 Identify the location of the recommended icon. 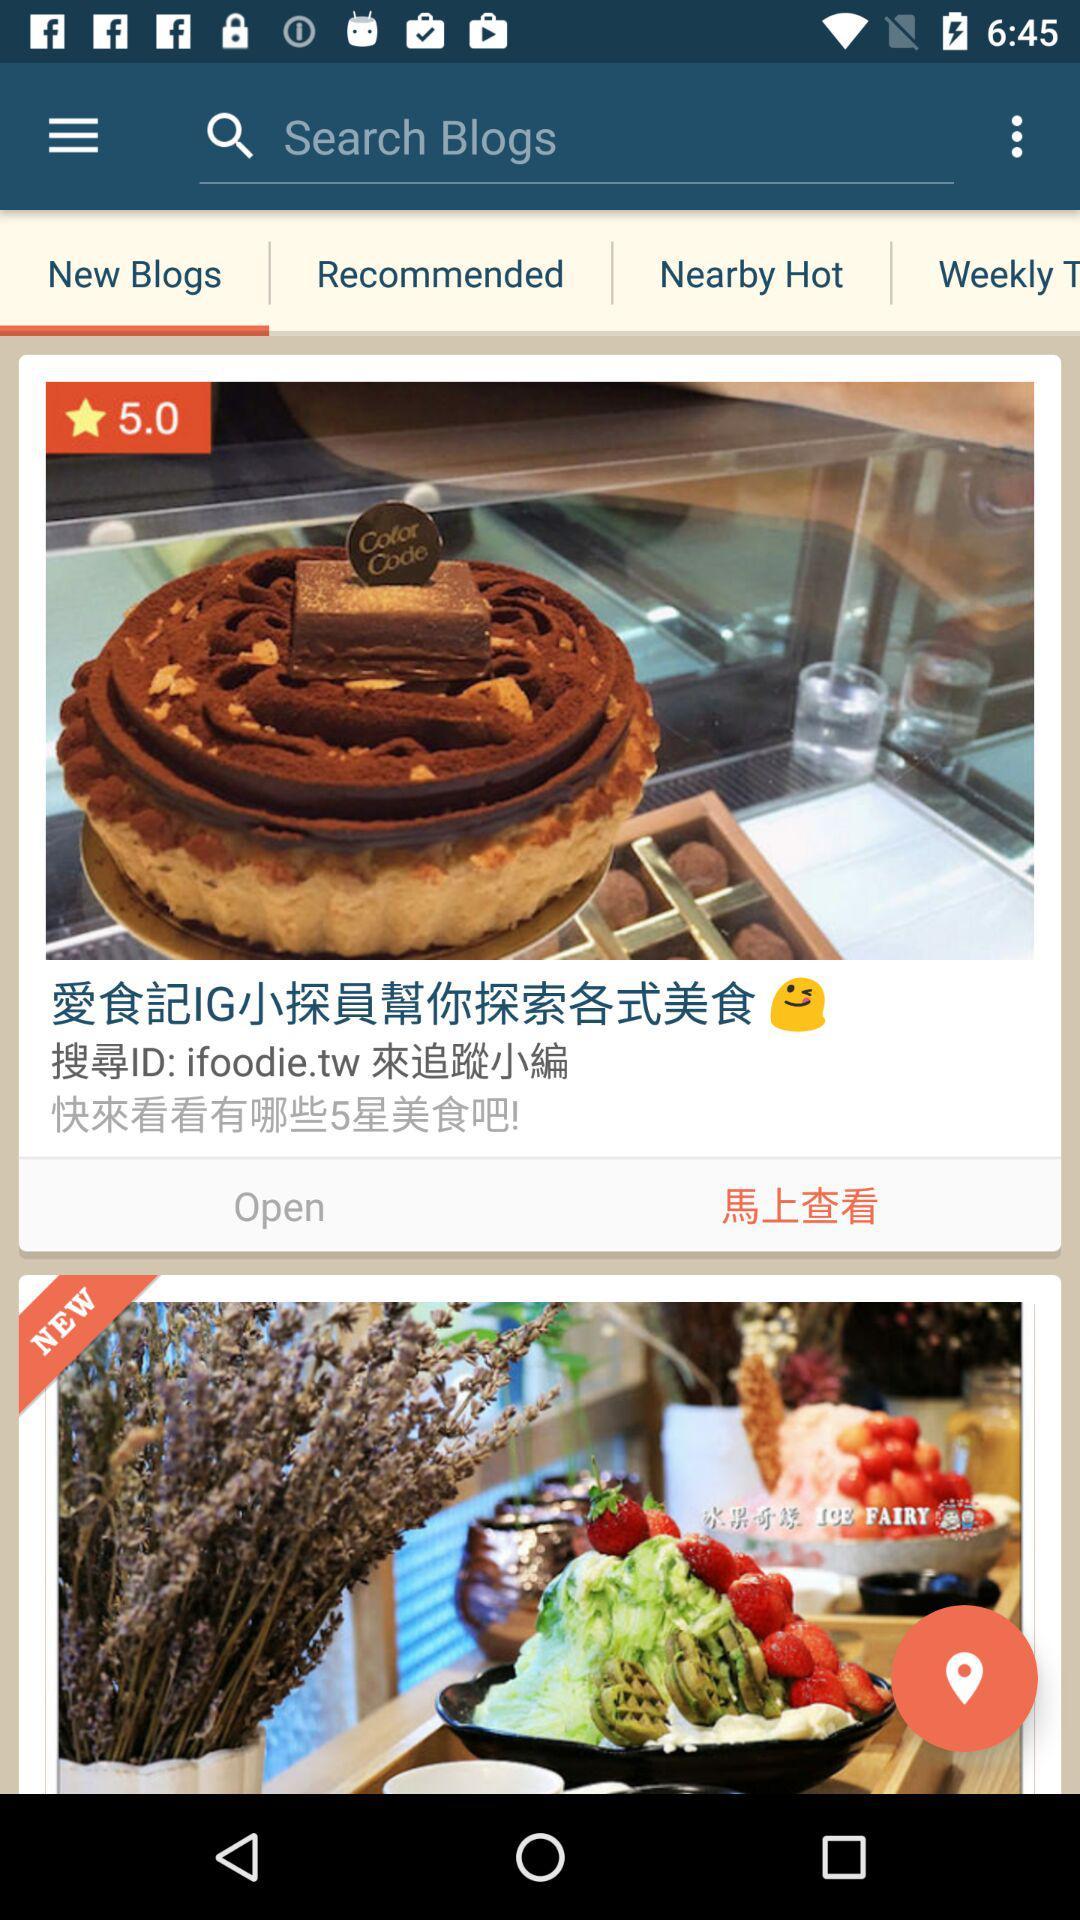
(439, 272).